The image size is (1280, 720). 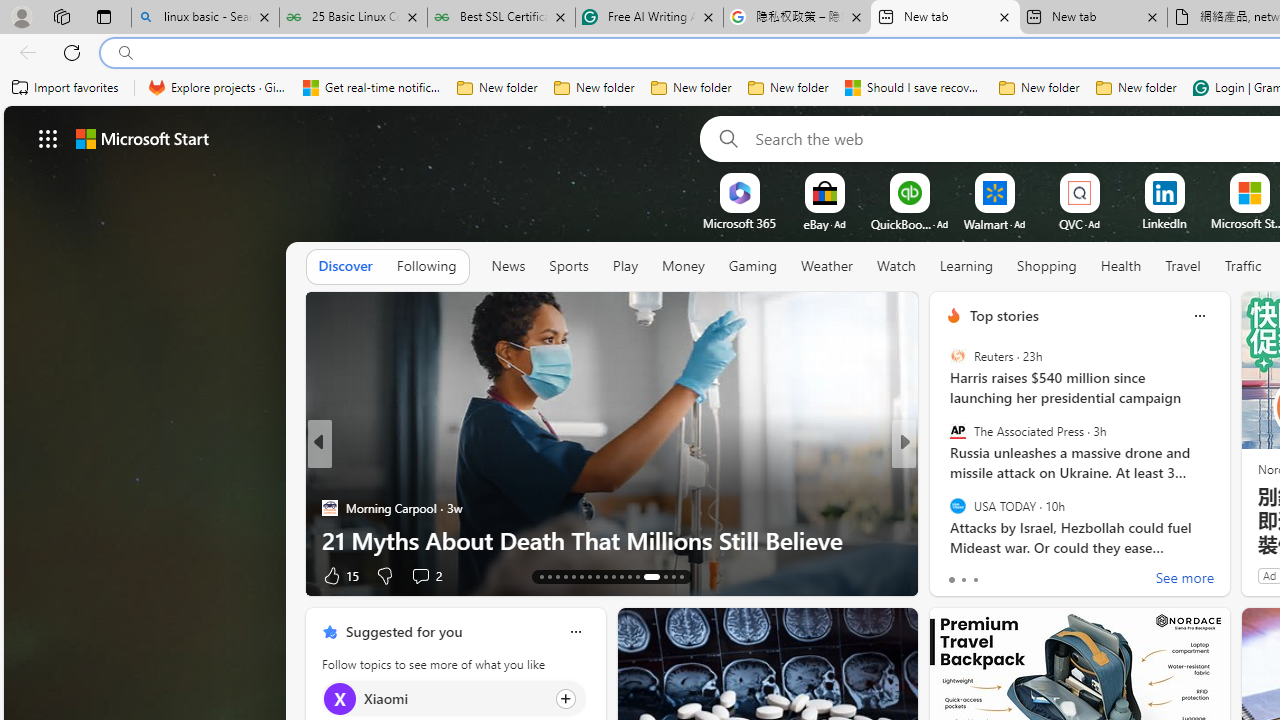 What do you see at coordinates (895, 265) in the screenshot?
I see `'Watch'` at bounding box center [895, 265].